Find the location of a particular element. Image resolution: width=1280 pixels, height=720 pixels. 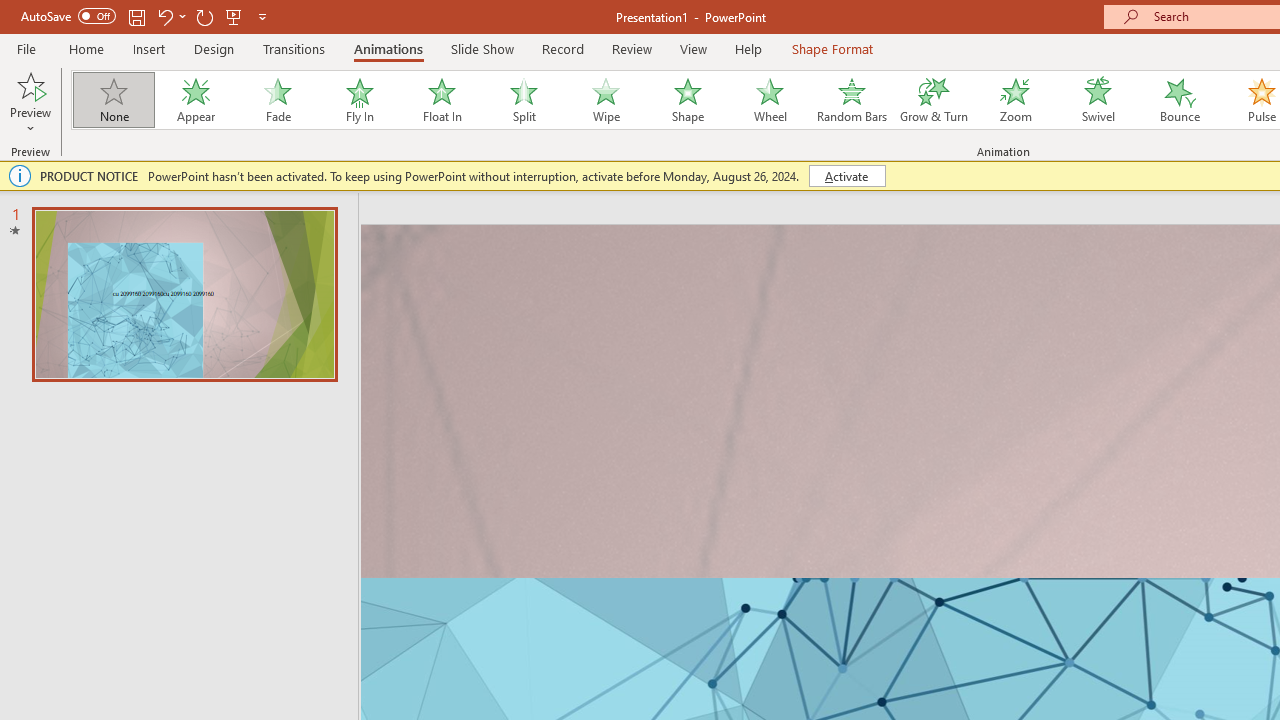

'Wipe' is located at coordinates (604, 100).